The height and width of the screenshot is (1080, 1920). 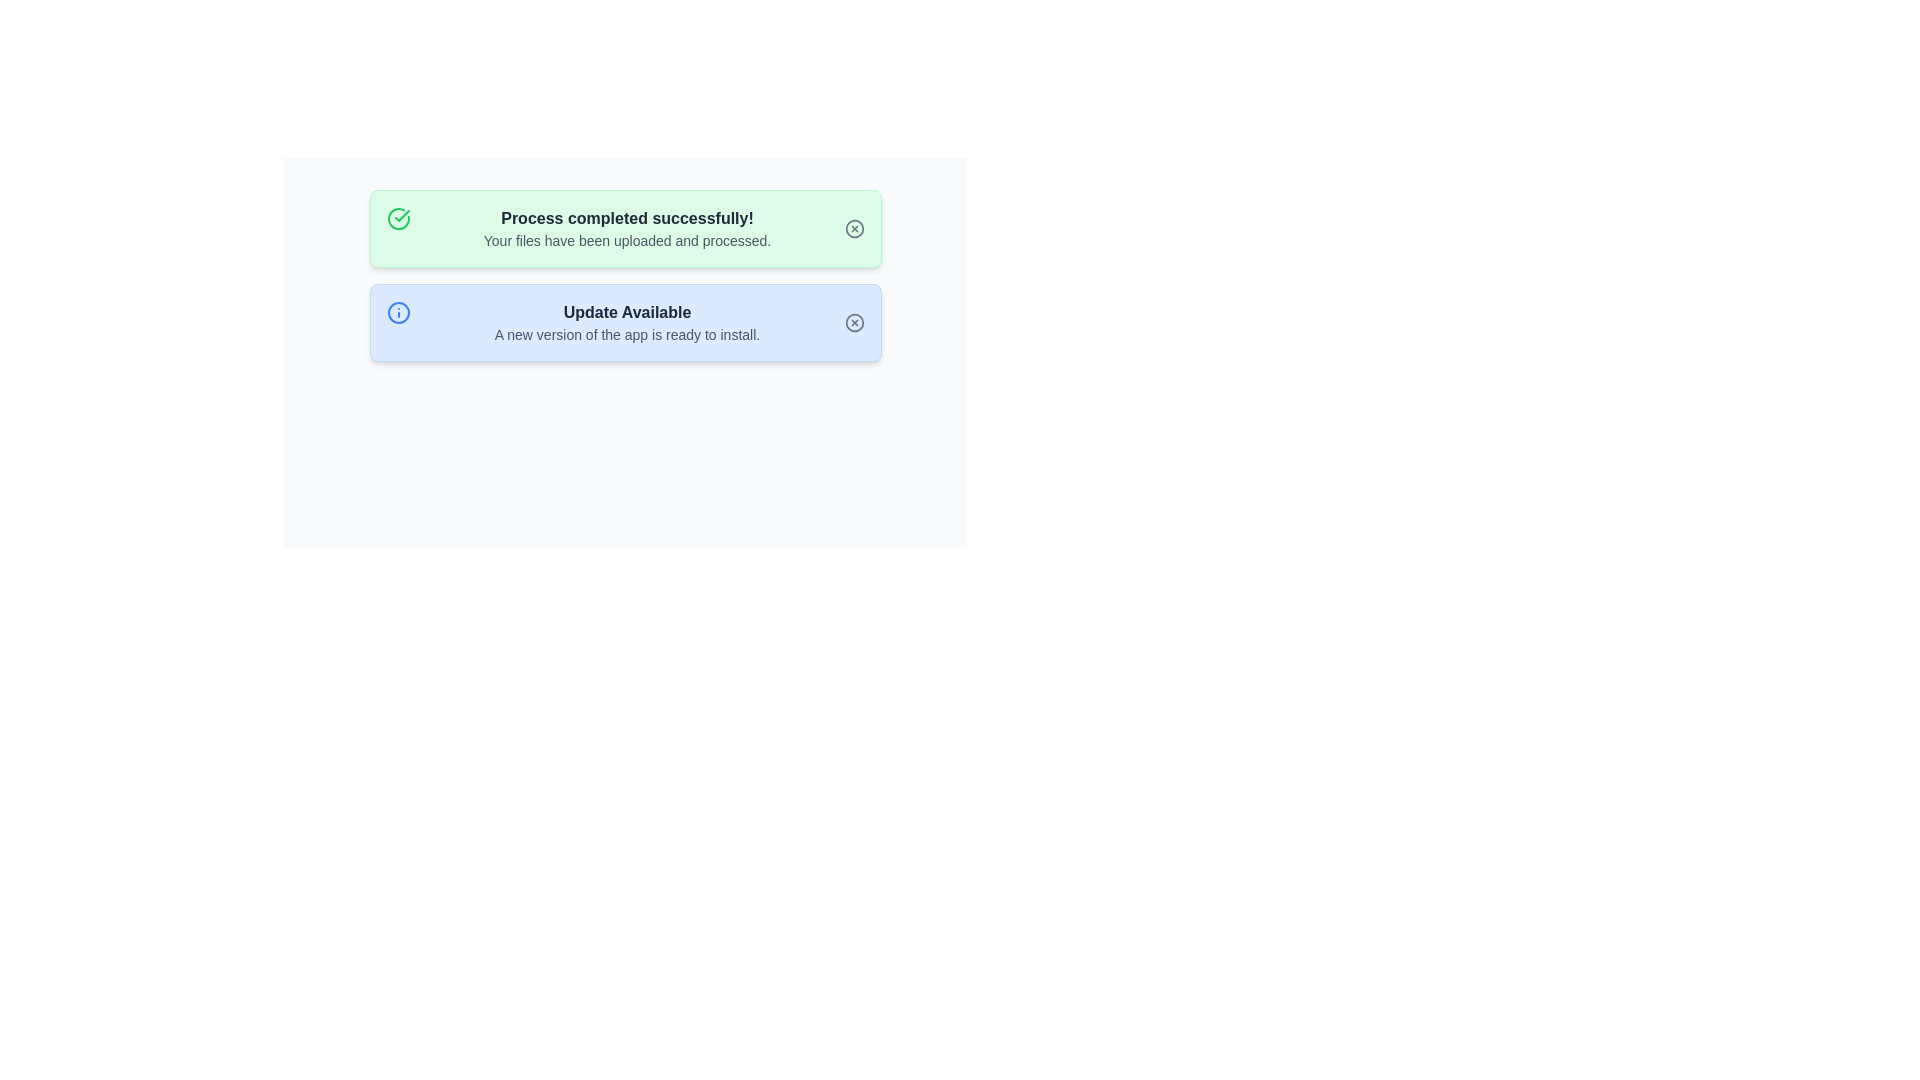 What do you see at coordinates (401, 216) in the screenshot?
I see `the checkmark icon that represents a confirmation or success state, located to the left of the 'Process completed successfully!' message box` at bounding box center [401, 216].